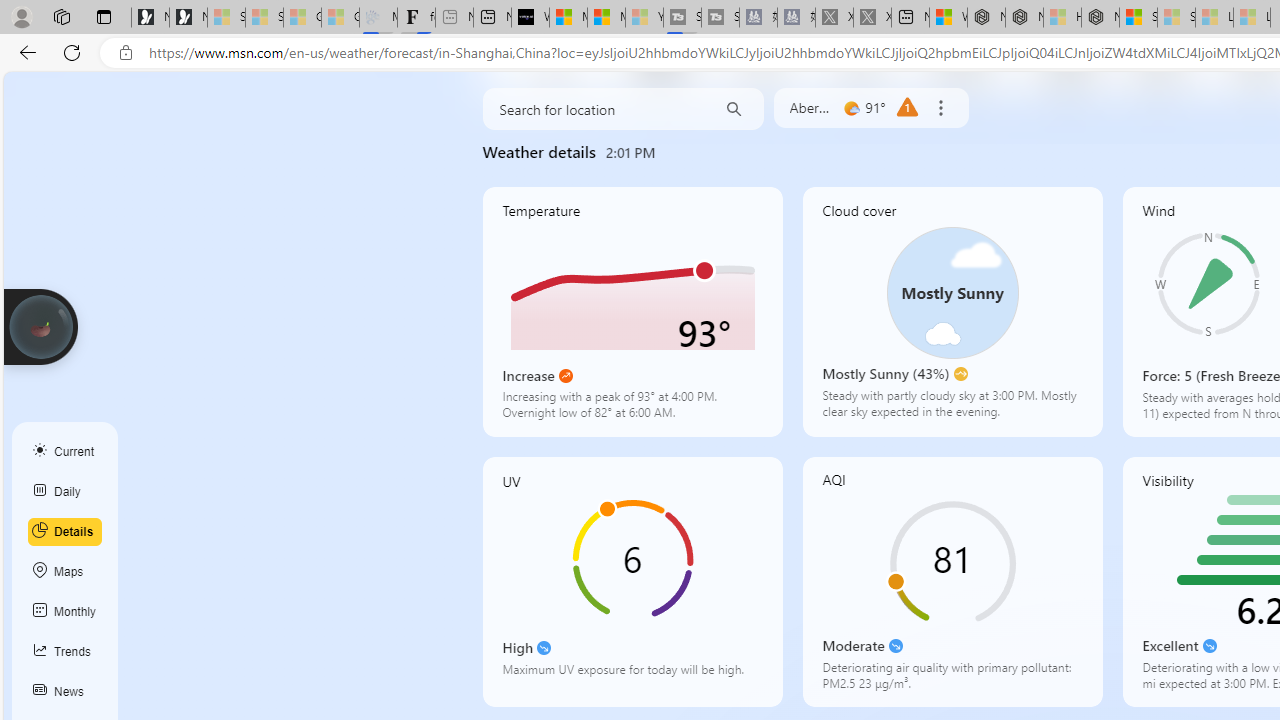 This screenshot has width=1280, height=720. What do you see at coordinates (631, 312) in the screenshot?
I see `'Temperature'` at bounding box center [631, 312].